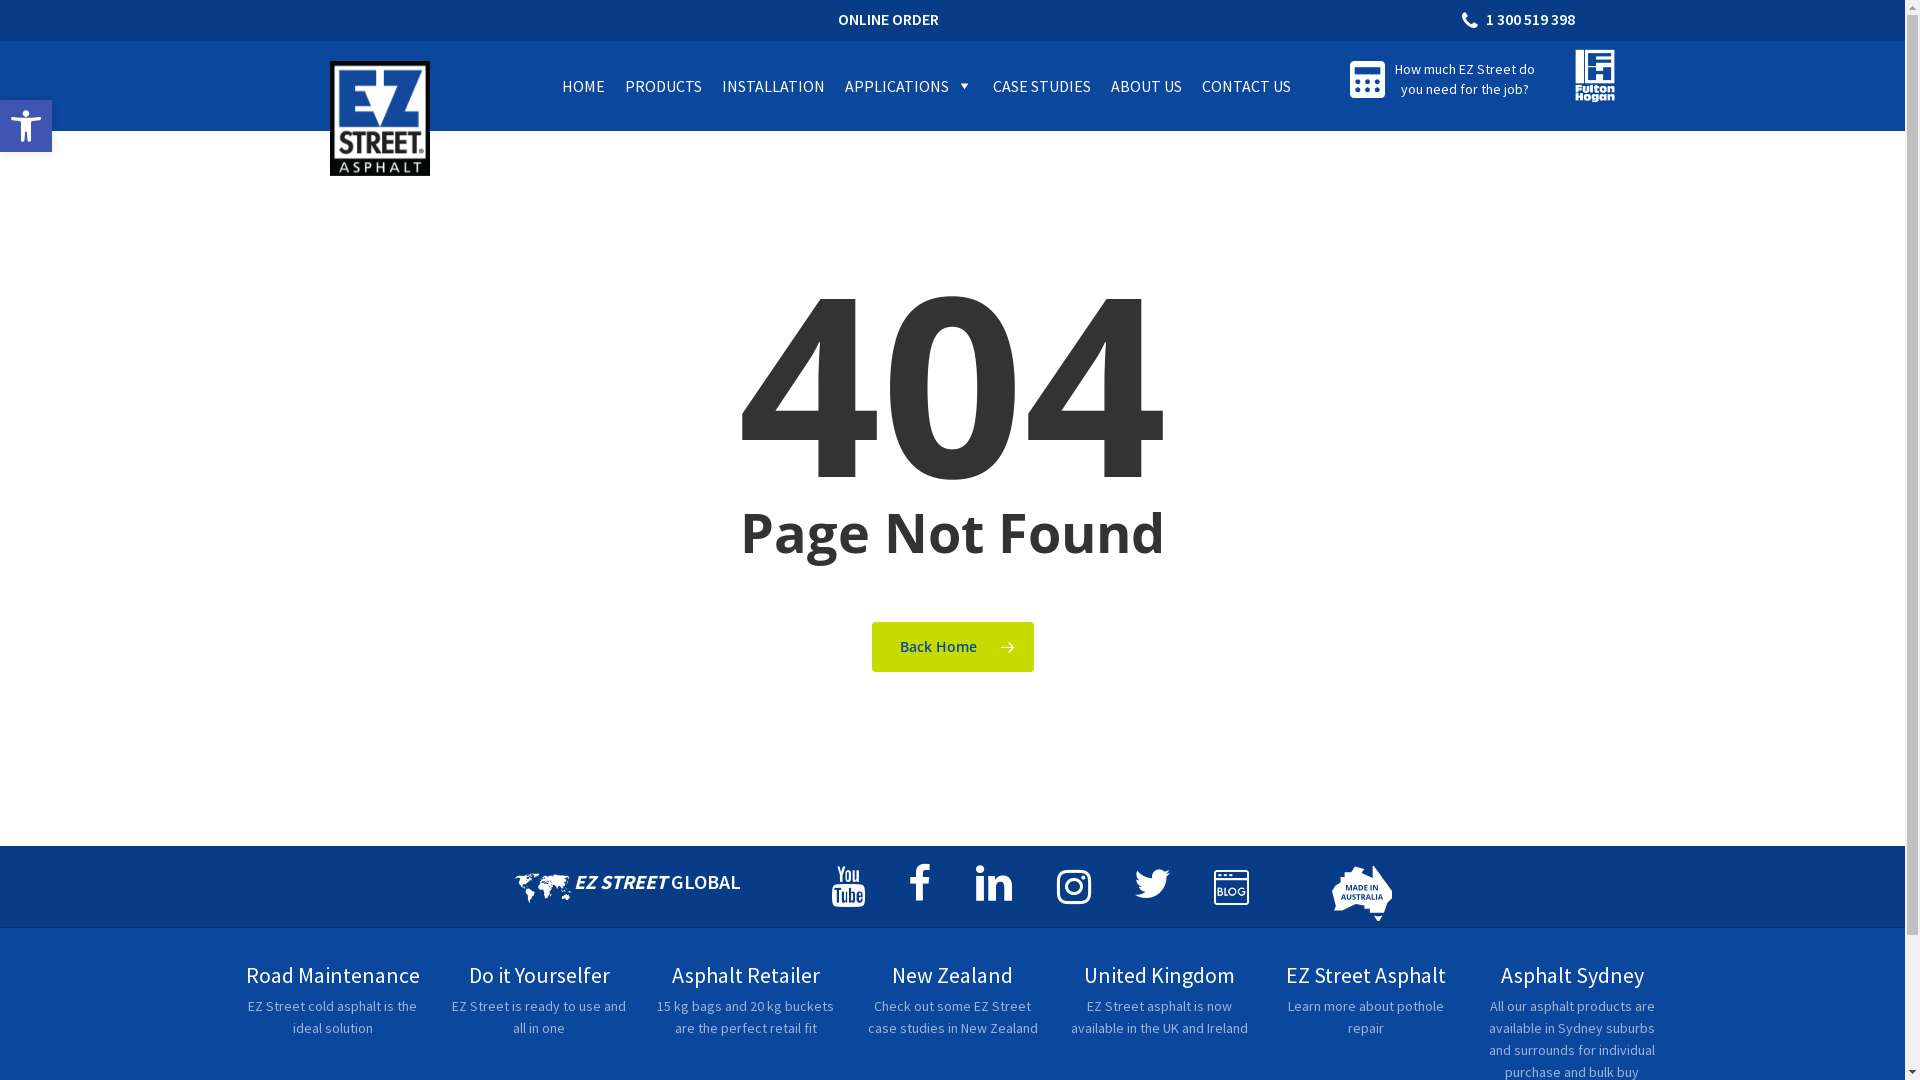 This screenshot has width=1920, height=1080. I want to click on 'Do it Yourselfer, so click(539, 1010).